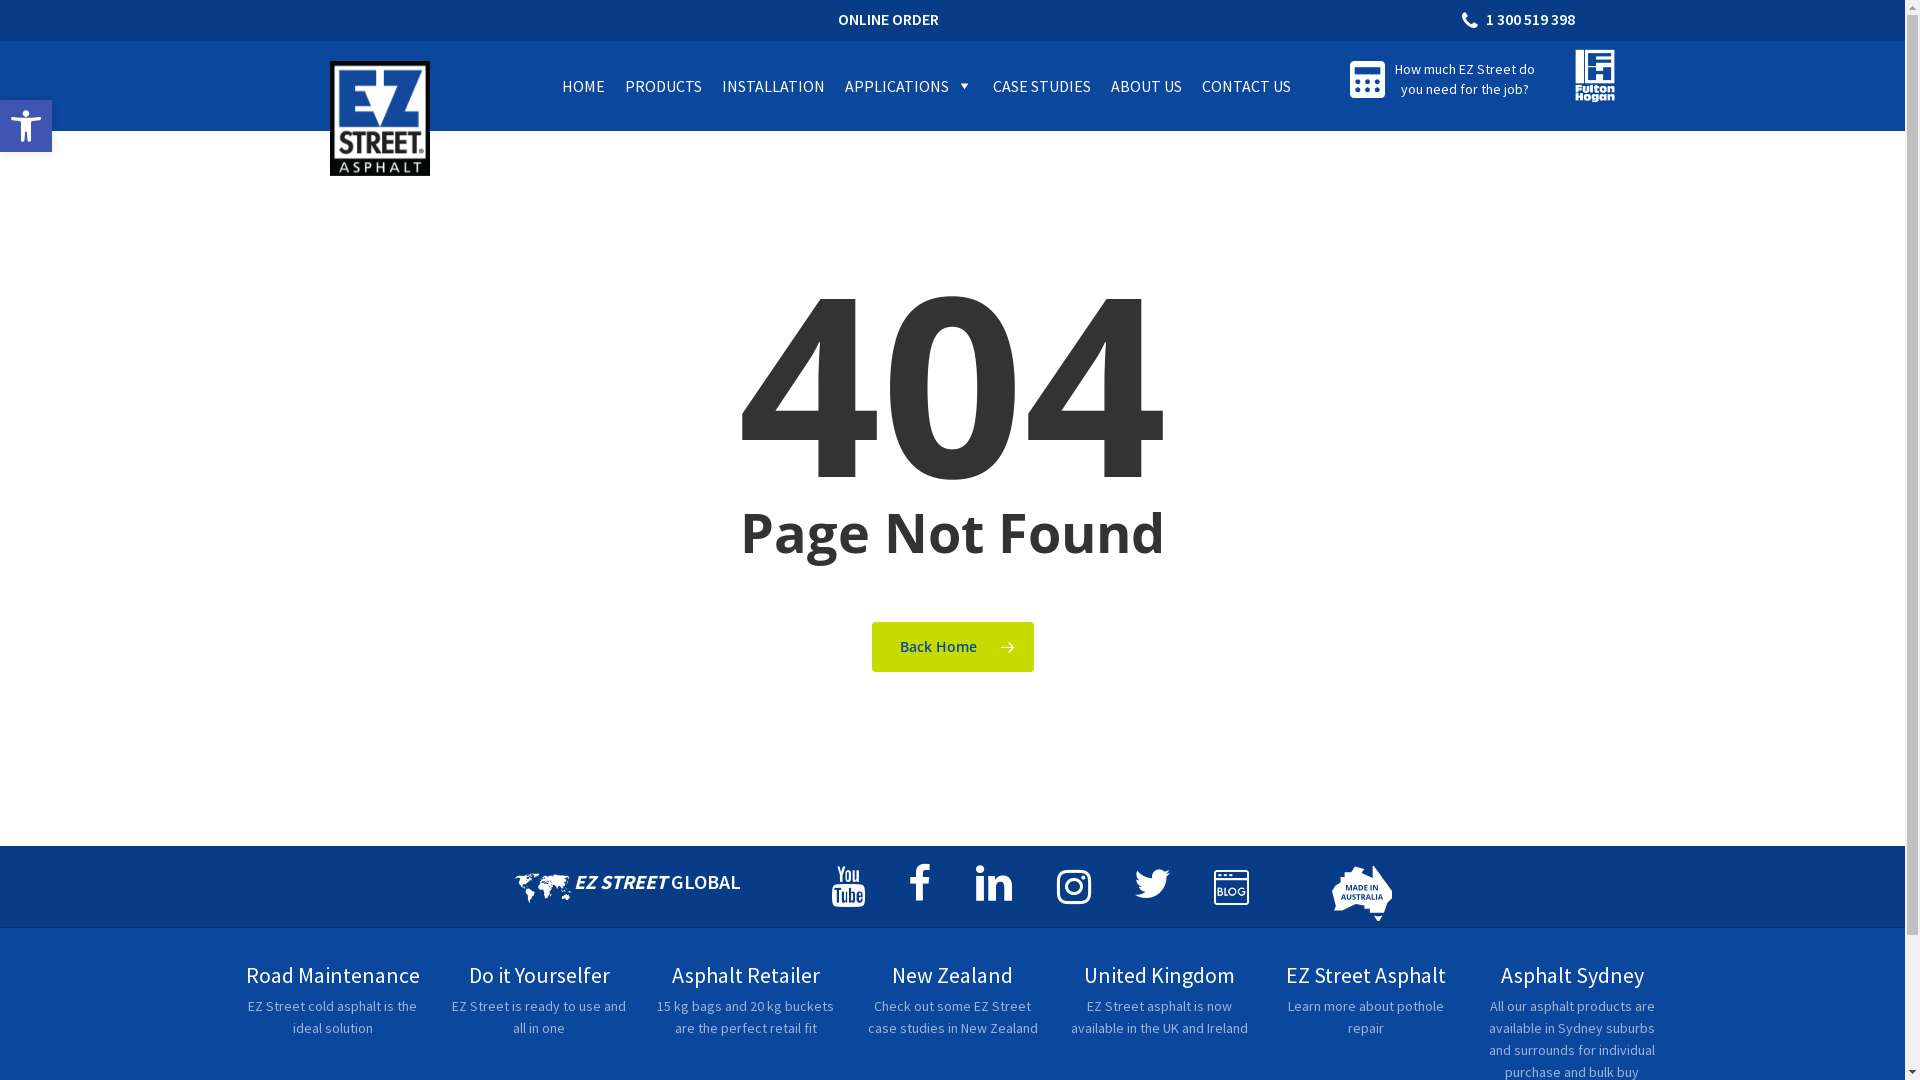 This screenshot has width=1920, height=1080. I want to click on 'Do it Yourselfer, so click(539, 1010).